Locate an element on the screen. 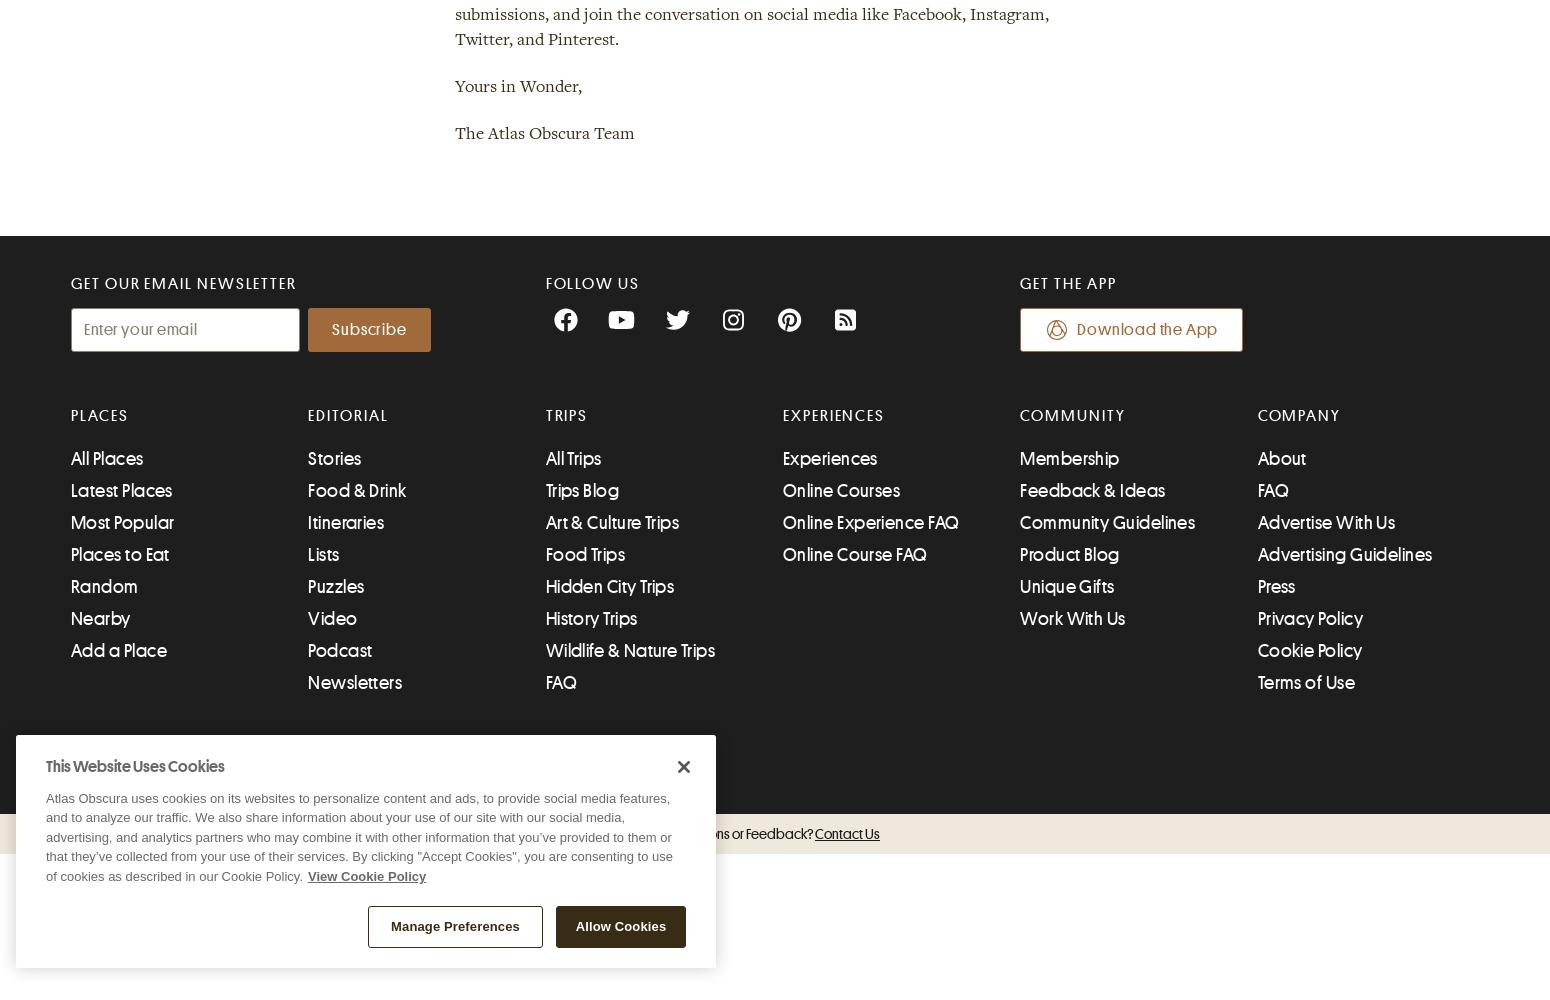 The height and width of the screenshot is (1000, 1550). 'Newsletters' is located at coordinates (353, 683).